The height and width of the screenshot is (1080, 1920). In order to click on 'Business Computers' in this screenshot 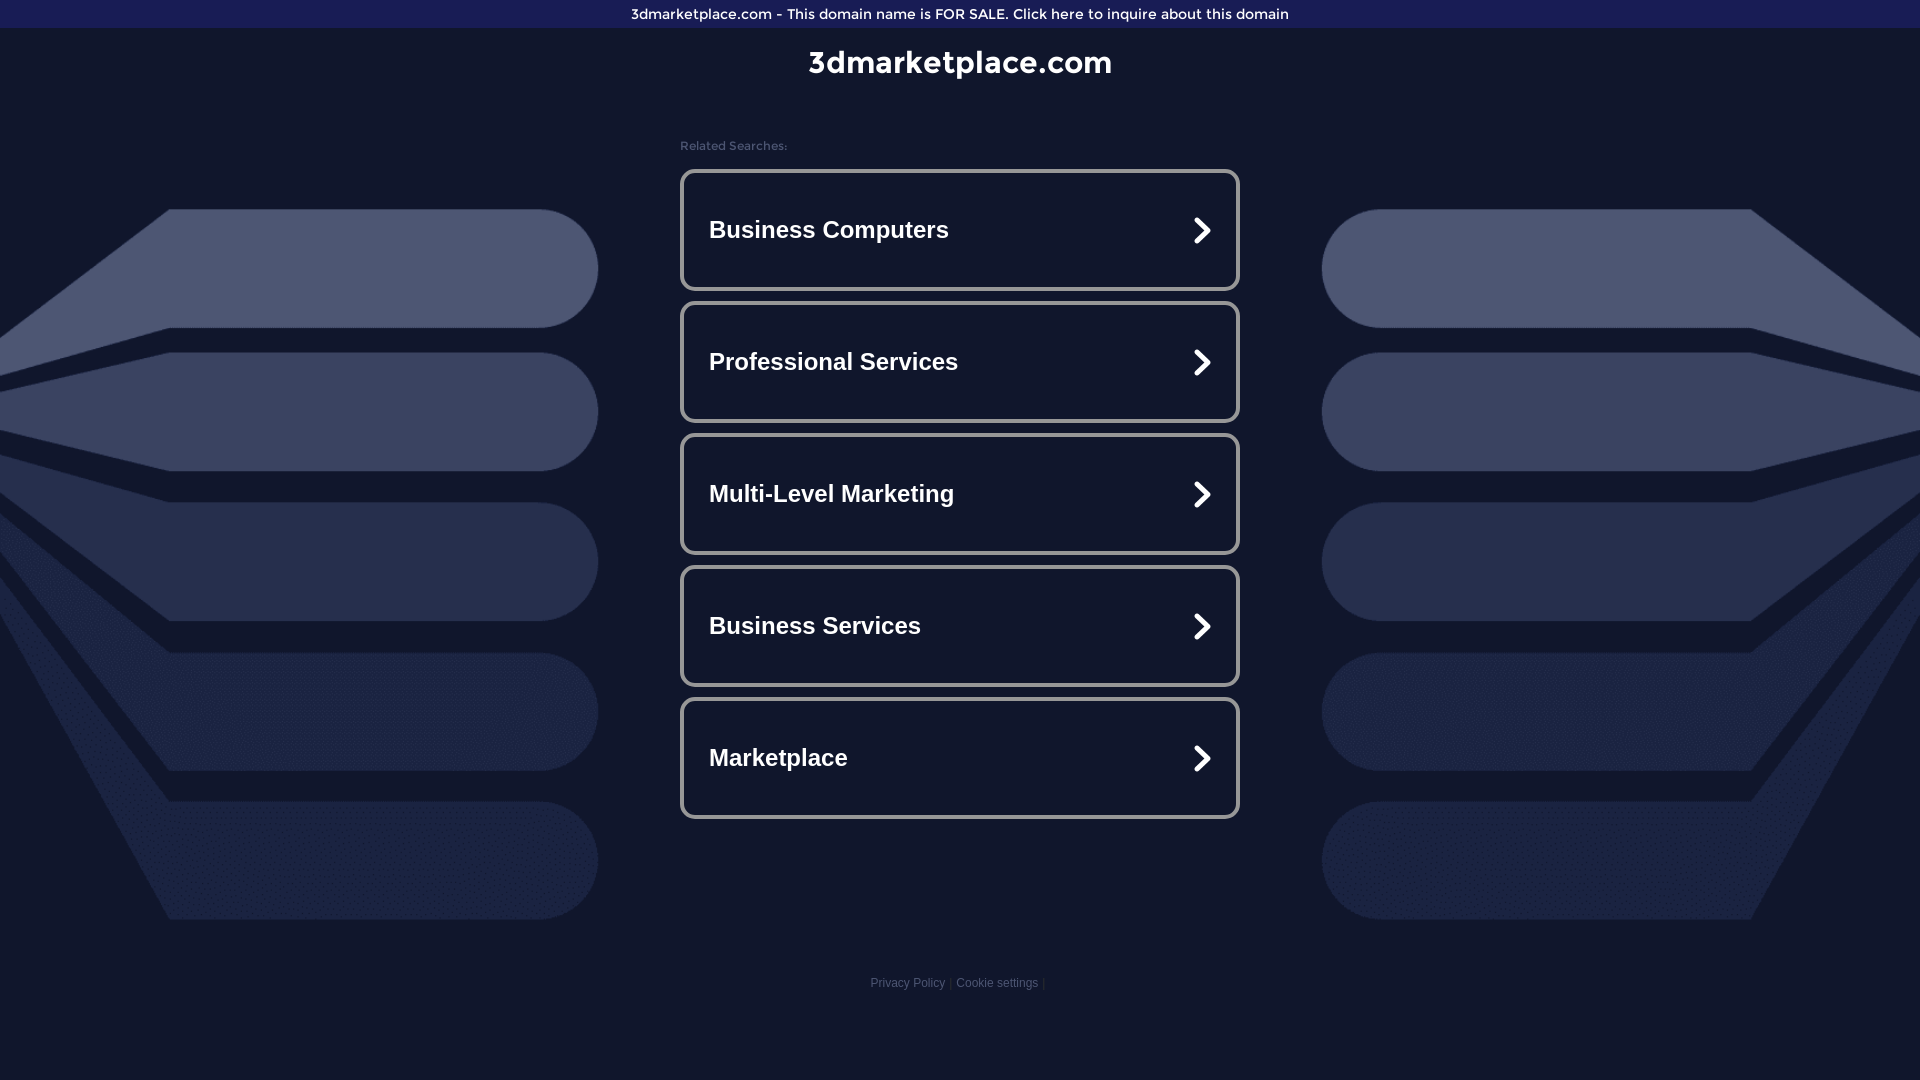, I will do `click(960, 229)`.